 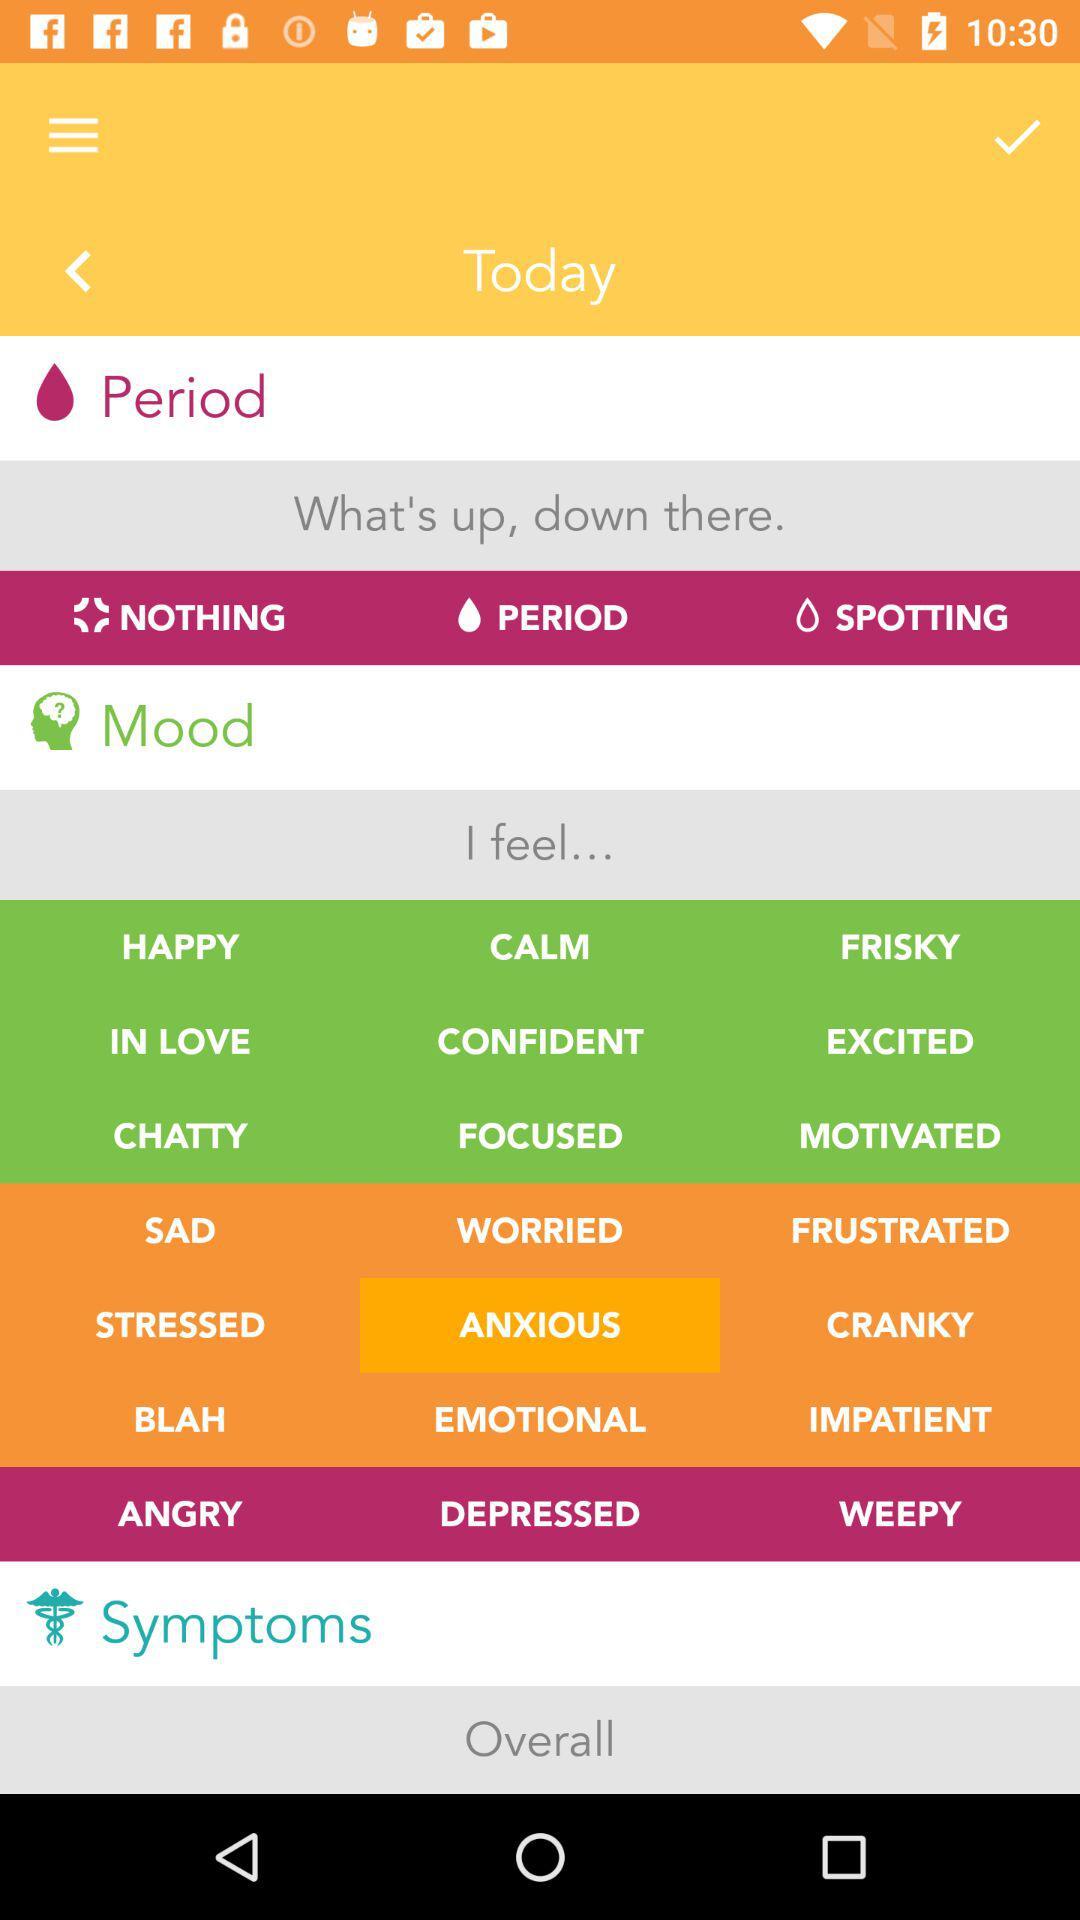 What do you see at coordinates (898, 1419) in the screenshot?
I see `the option impatient of the web page` at bounding box center [898, 1419].